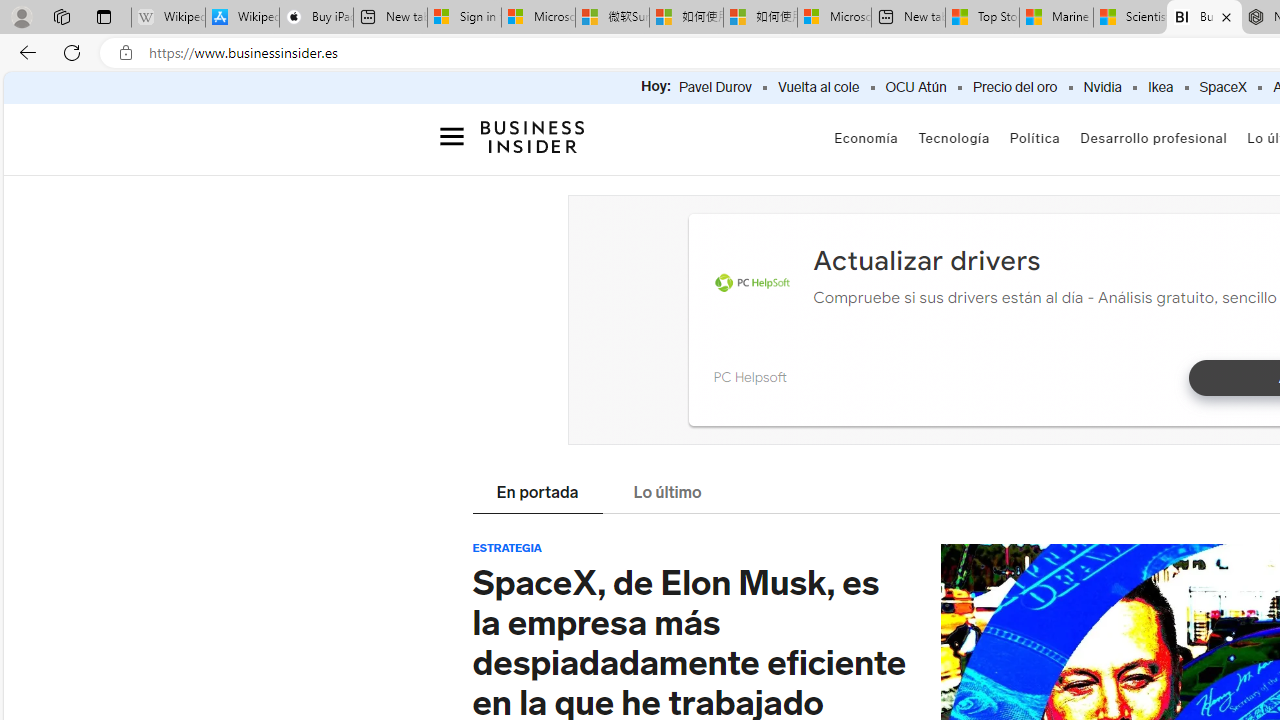 The width and height of the screenshot is (1280, 720). I want to click on 'SpaceX', so click(1221, 87).